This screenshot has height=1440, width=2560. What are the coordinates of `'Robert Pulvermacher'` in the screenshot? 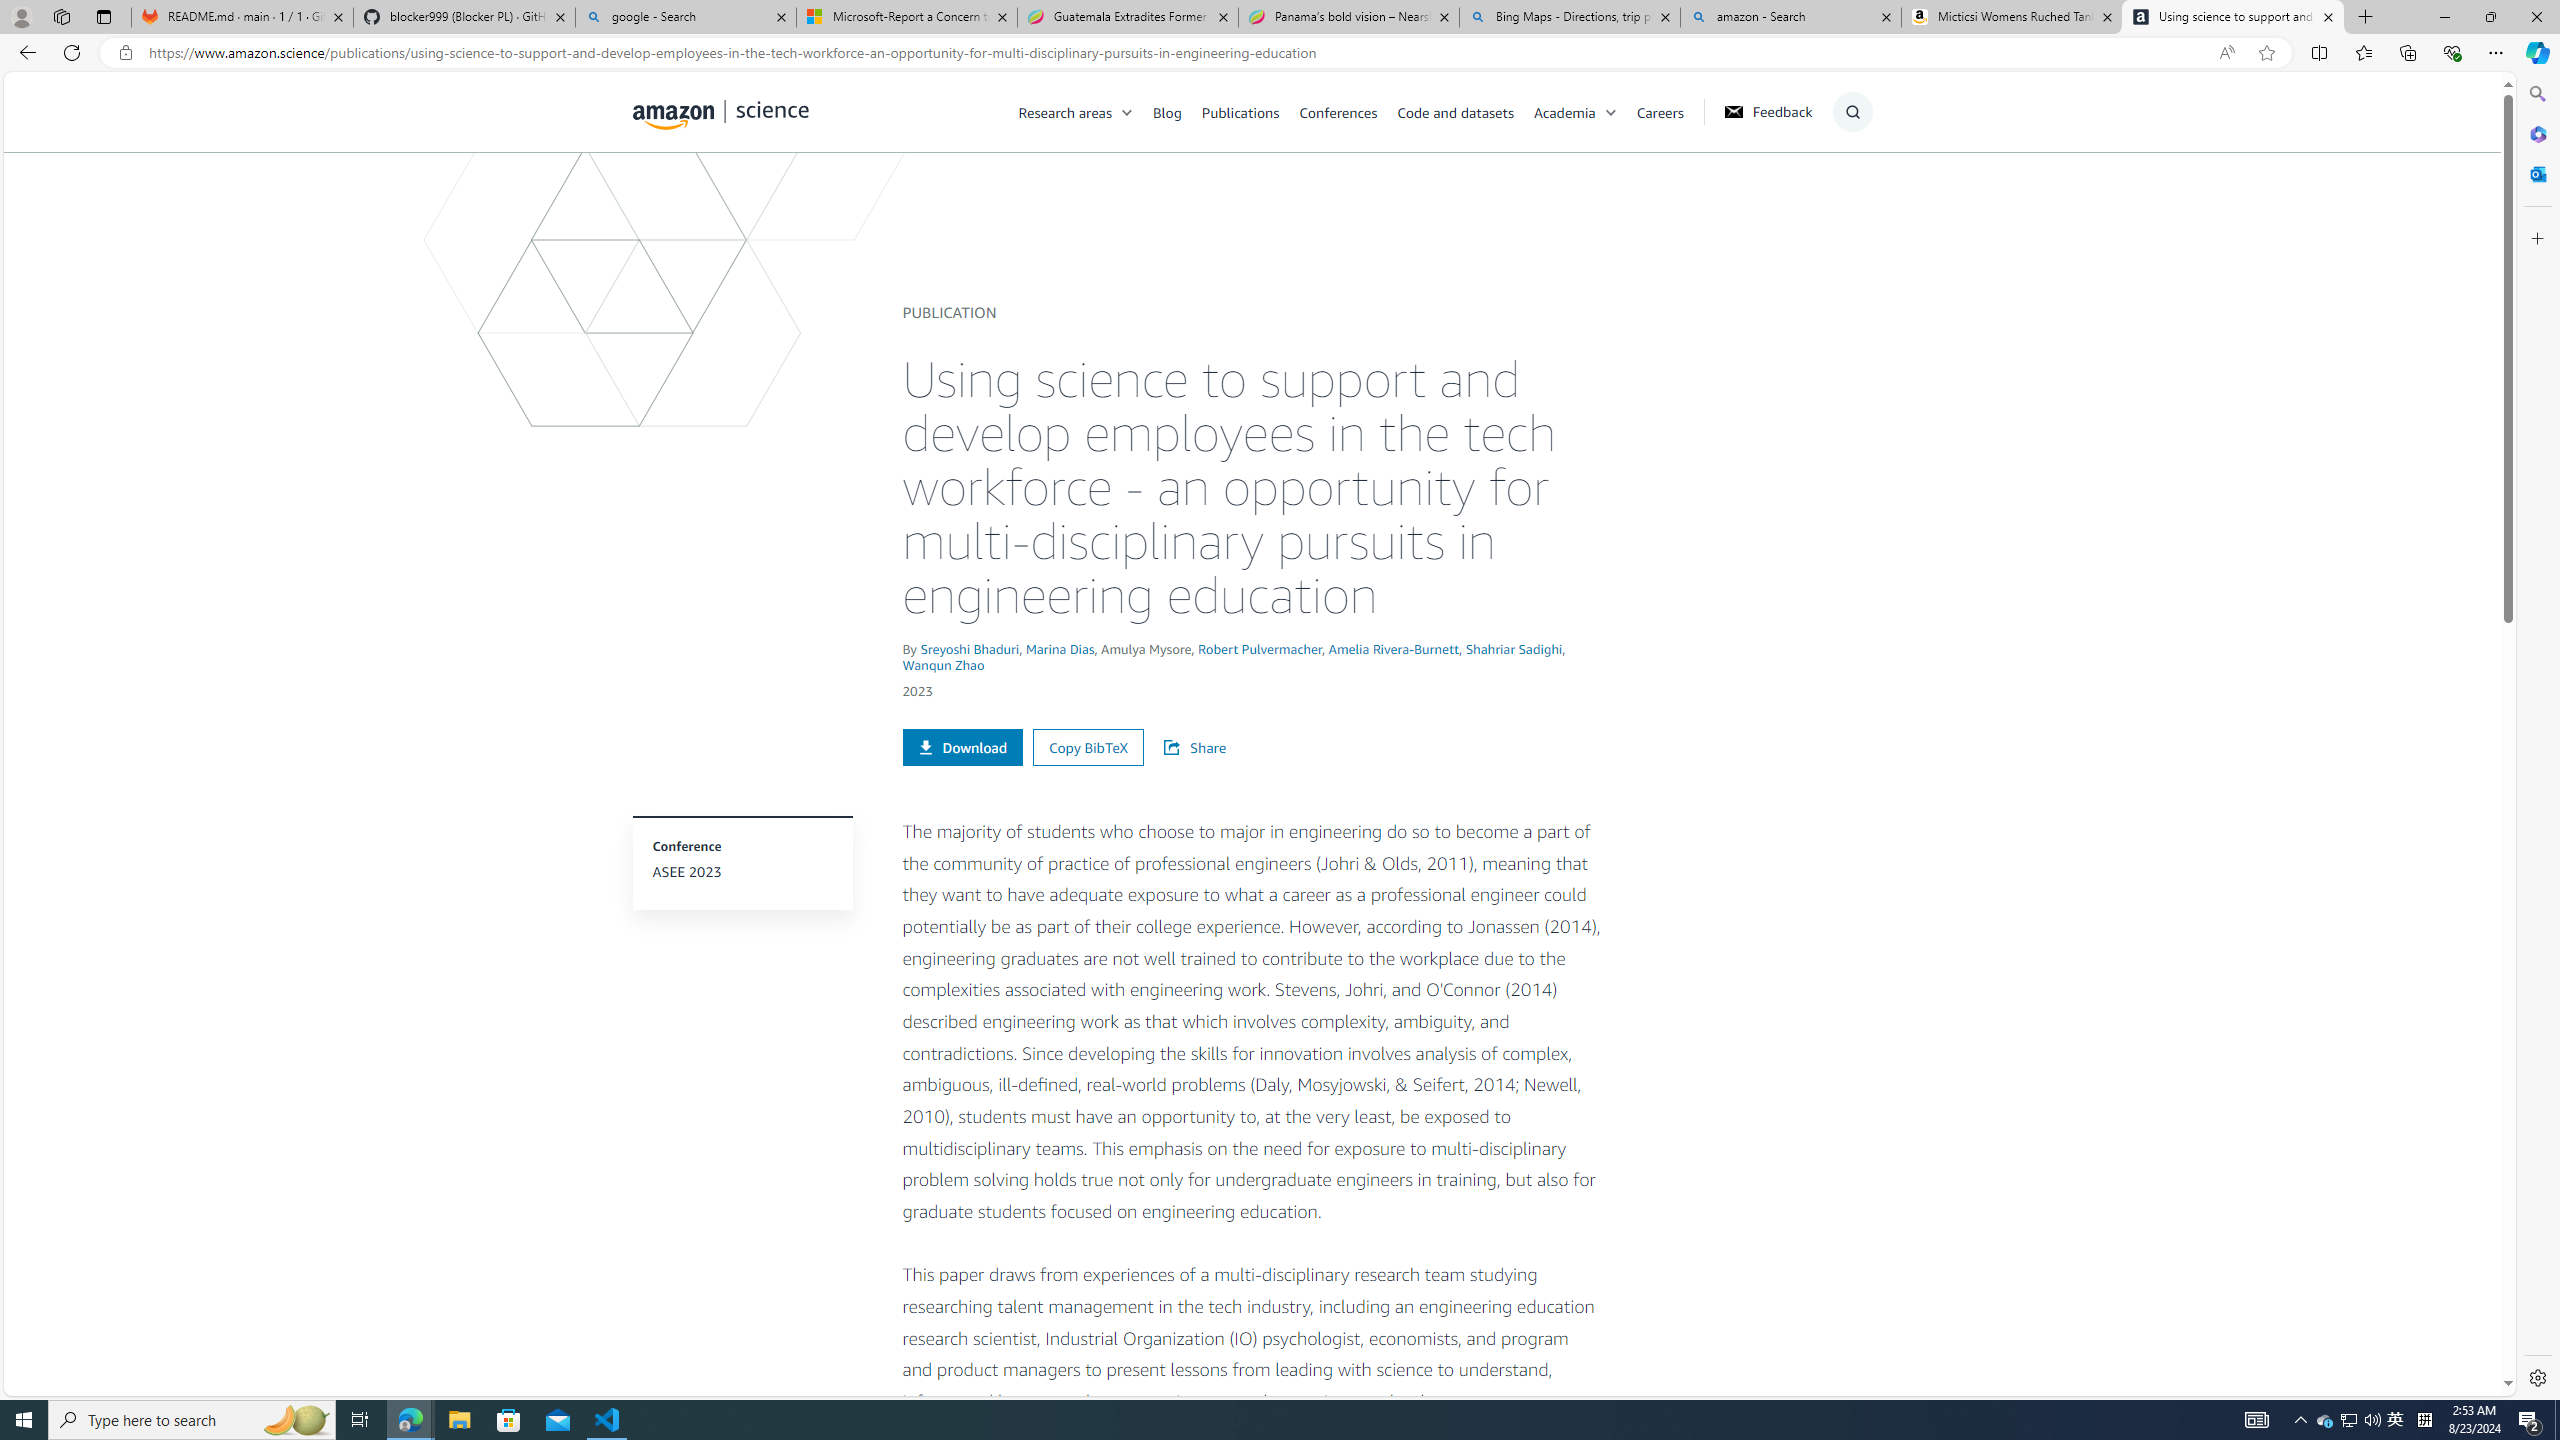 It's located at (1259, 647).